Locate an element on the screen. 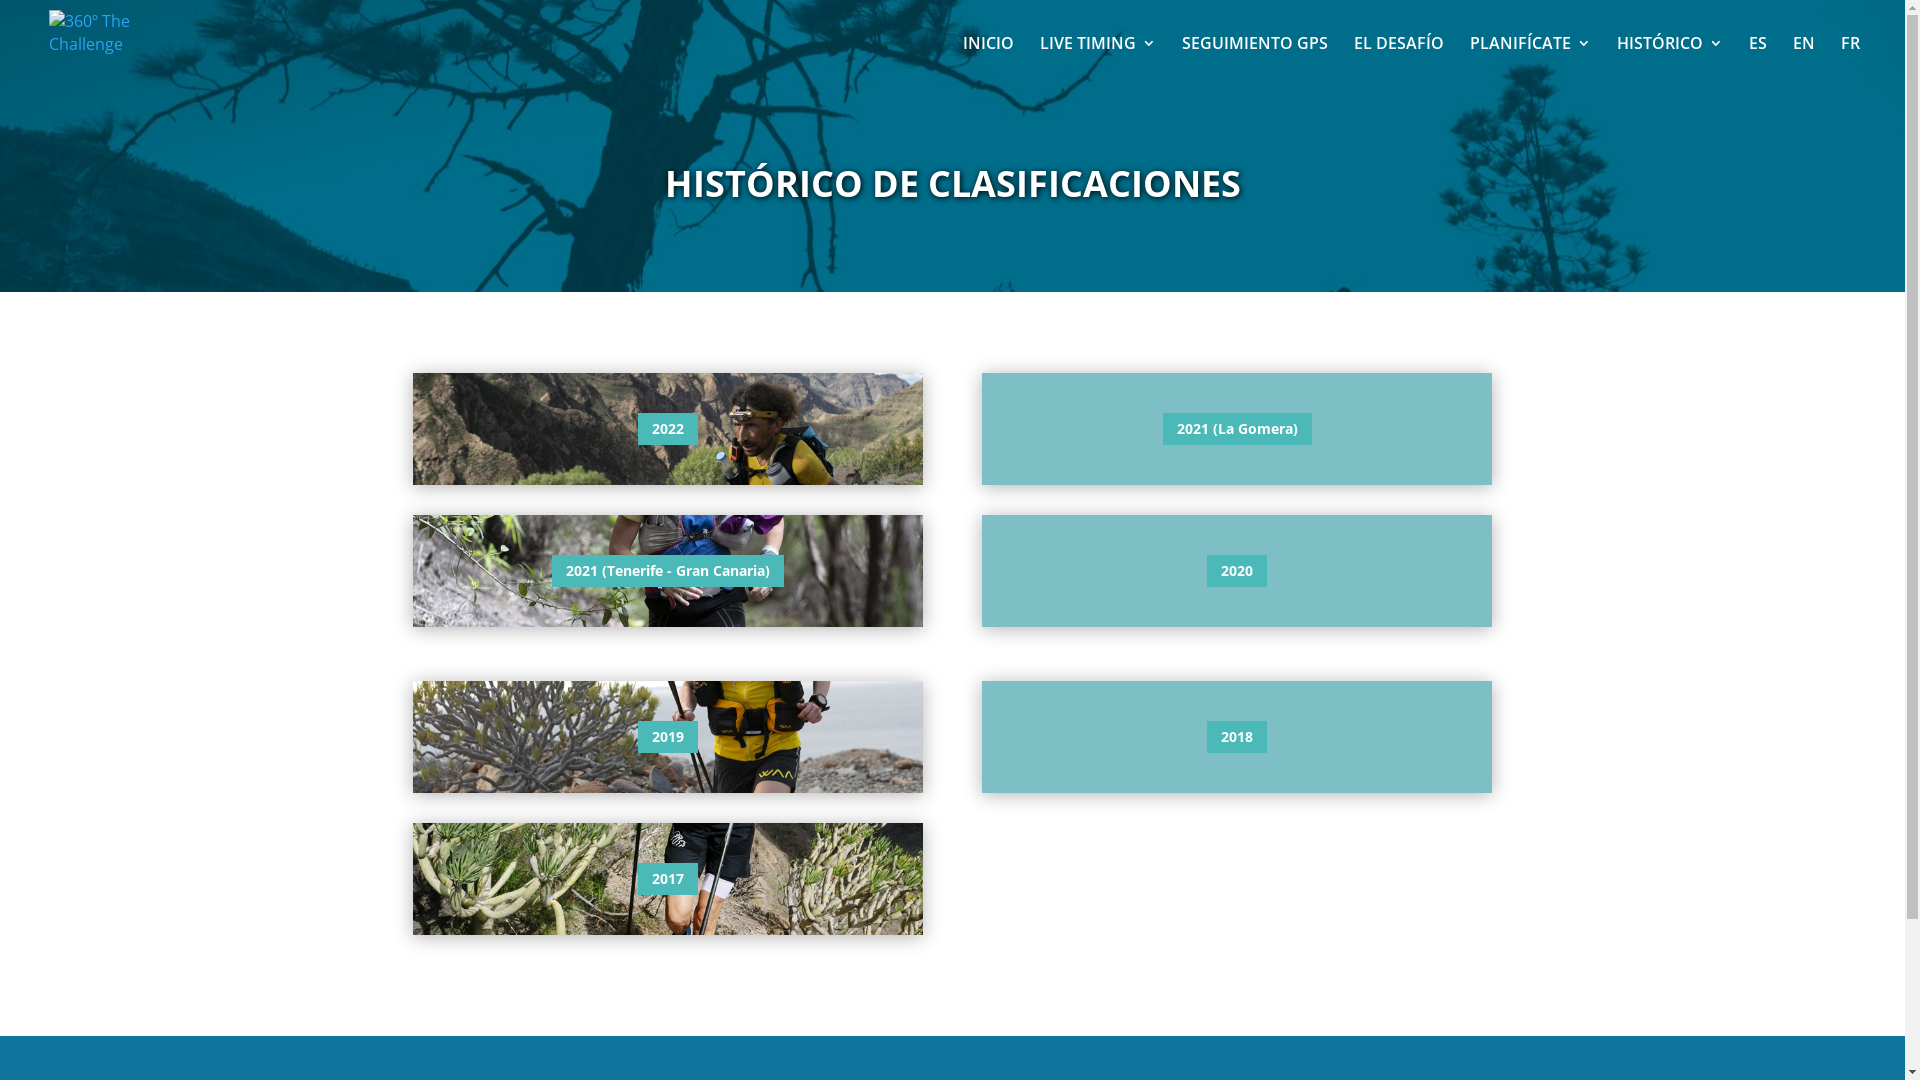  '2020' is located at coordinates (1236, 570).